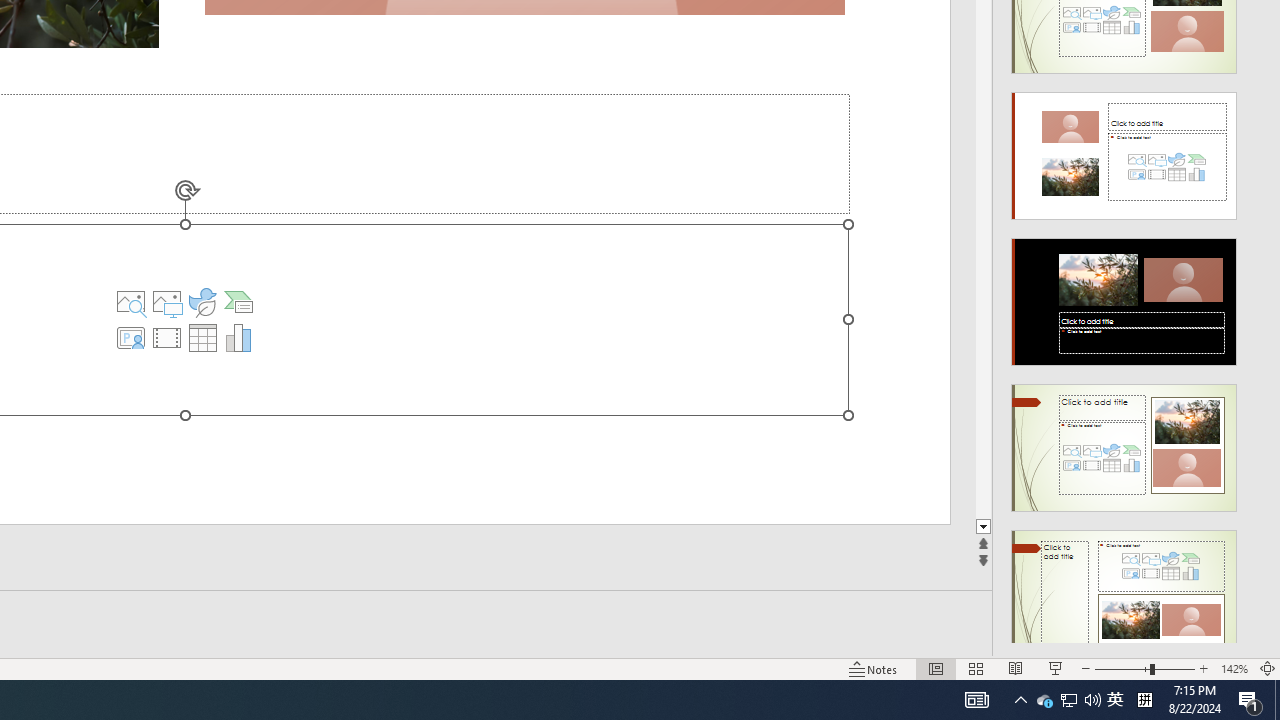 This screenshot has height=720, width=1280. What do you see at coordinates (874, 669) in the screenshot?
I see `'Notes '` at bounding box center [874, 669].